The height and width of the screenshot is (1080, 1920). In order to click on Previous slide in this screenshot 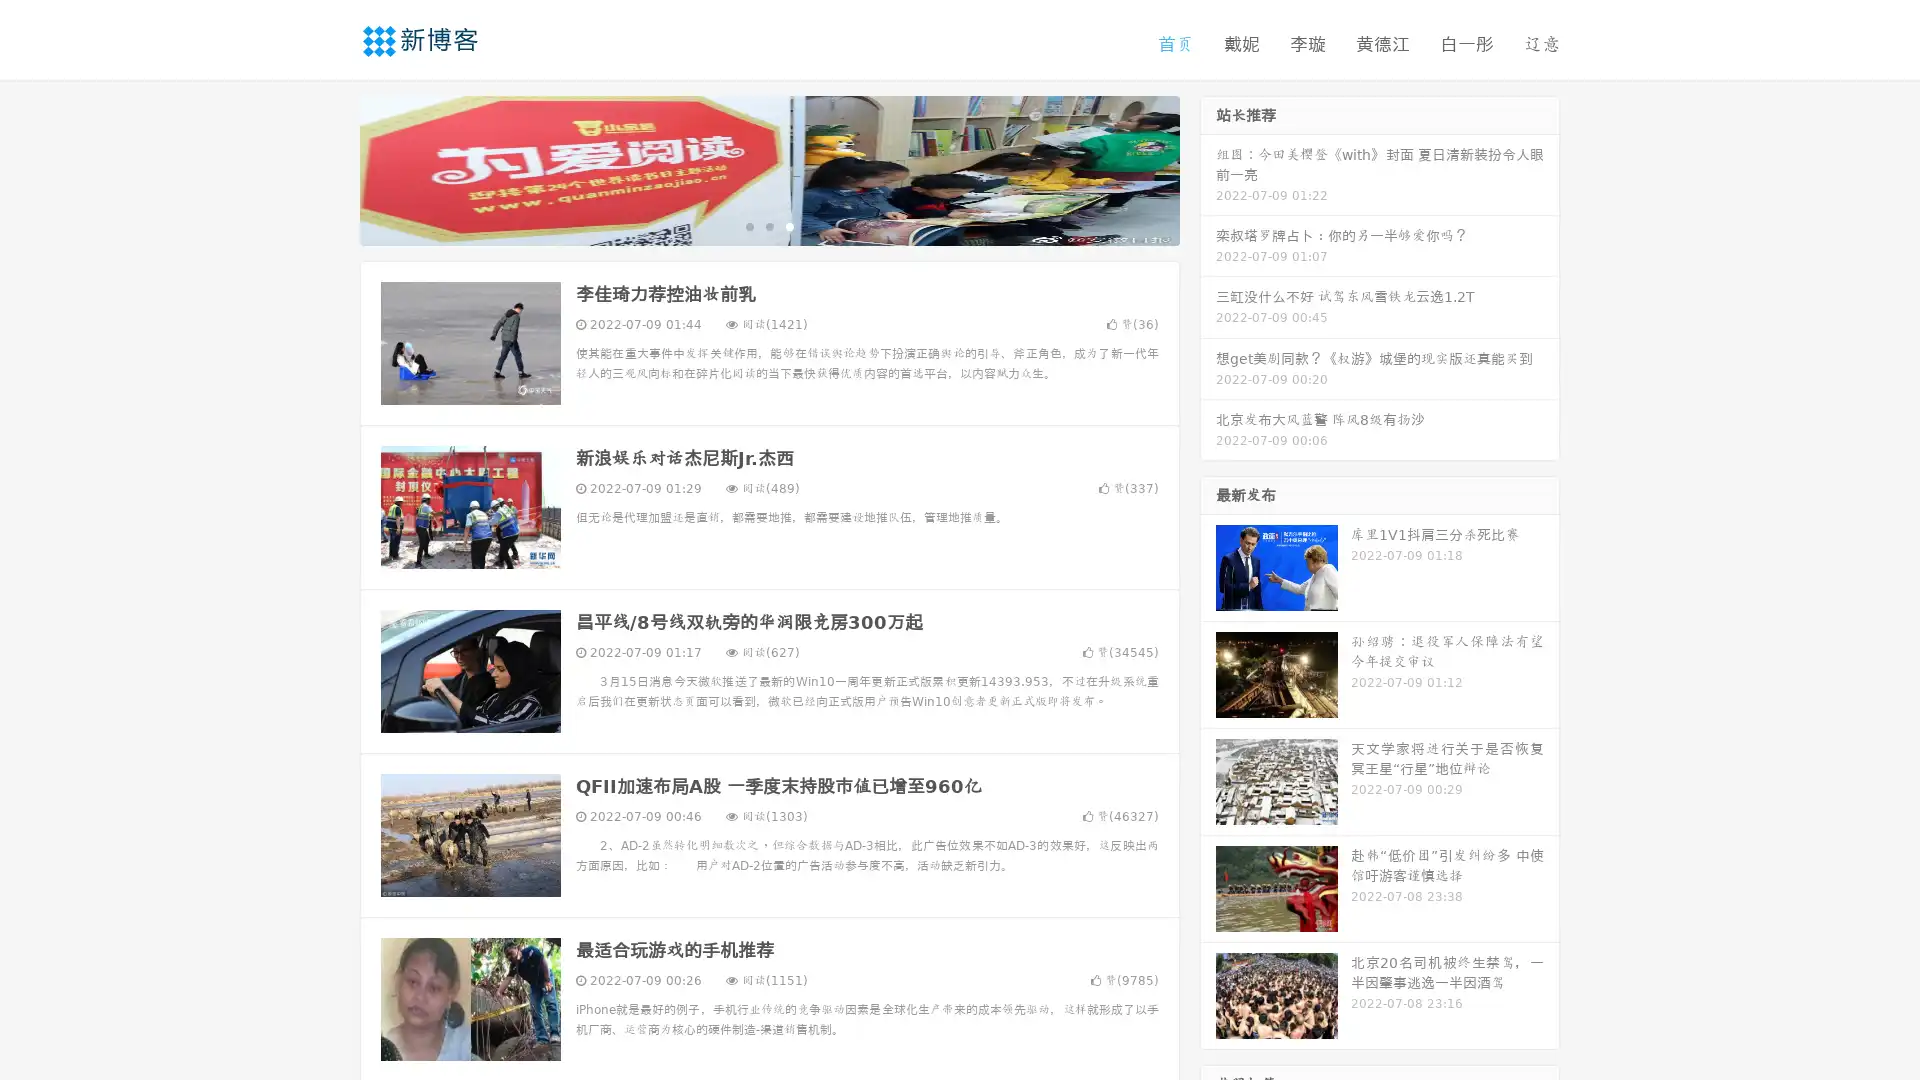, I will do `click(330, 168)`.